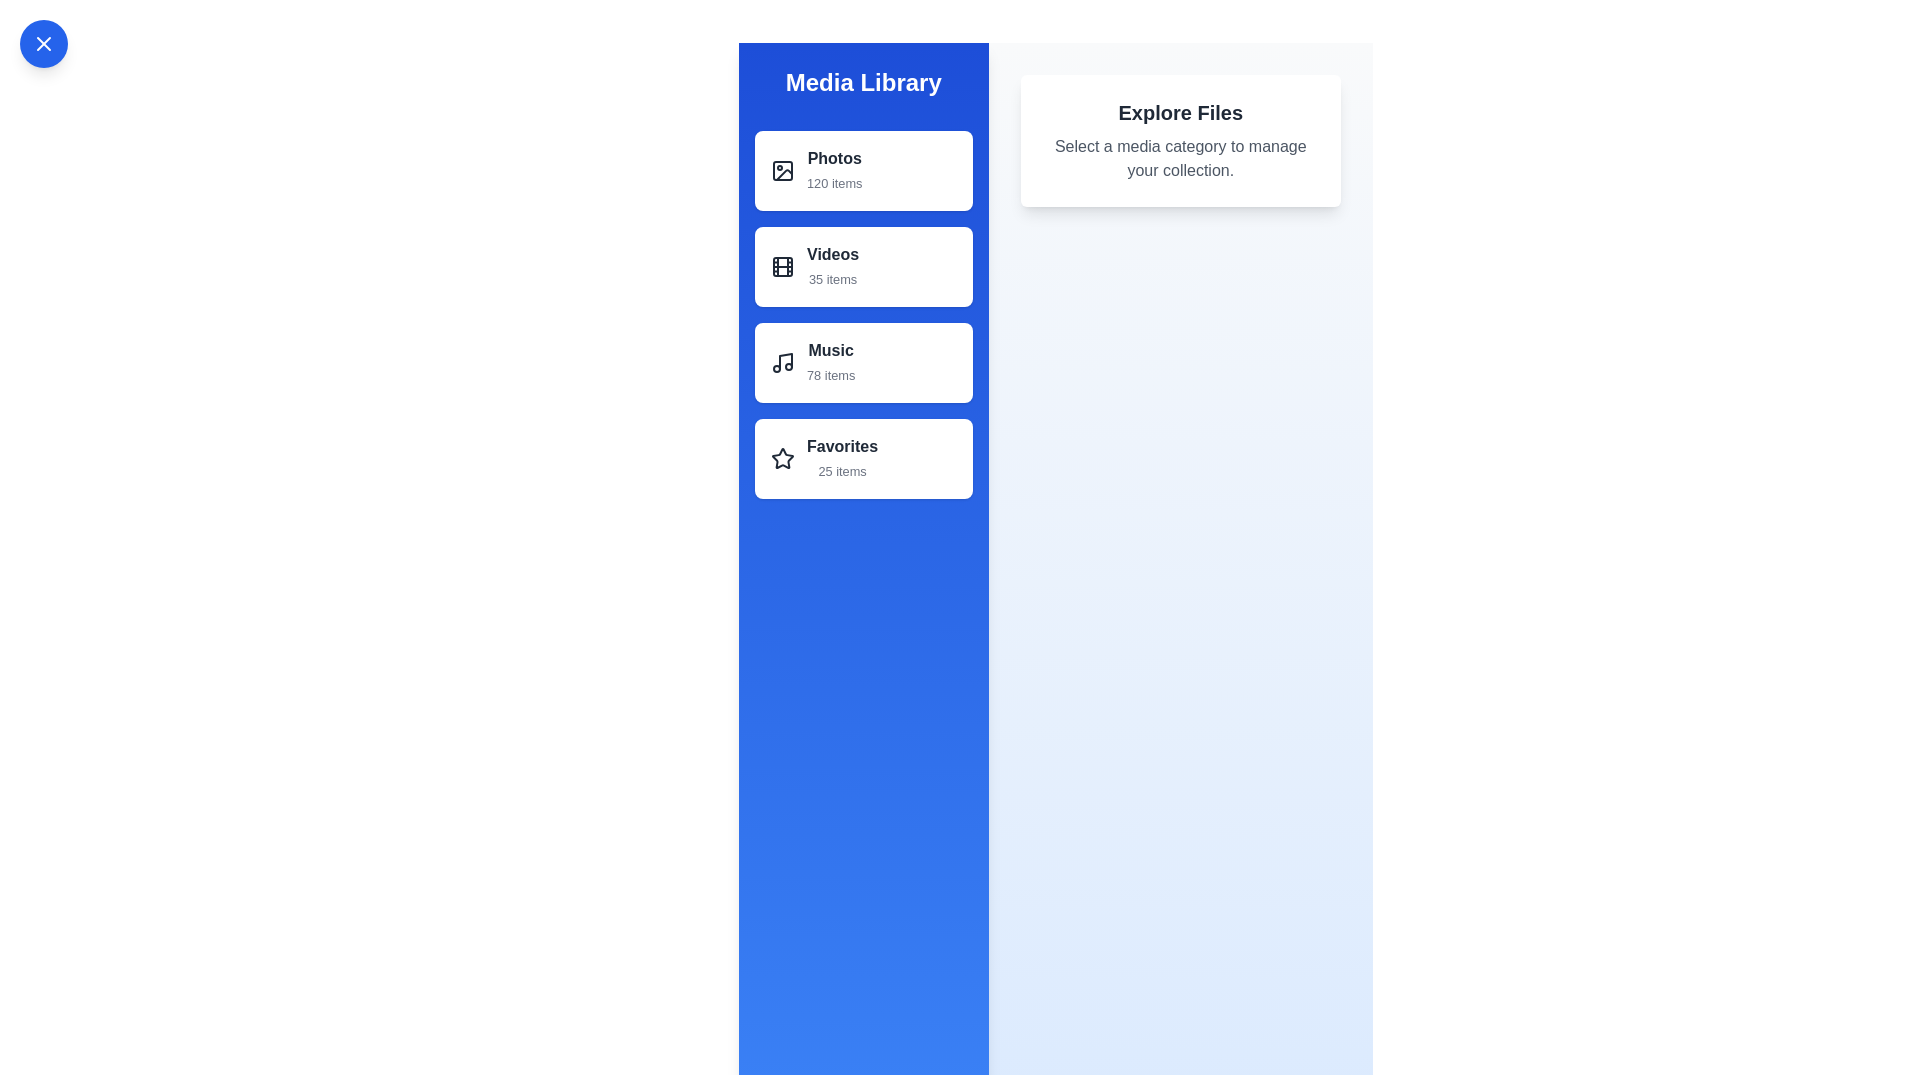  I want to click on the list item Photos to observe its hover state, so click(863, 169).